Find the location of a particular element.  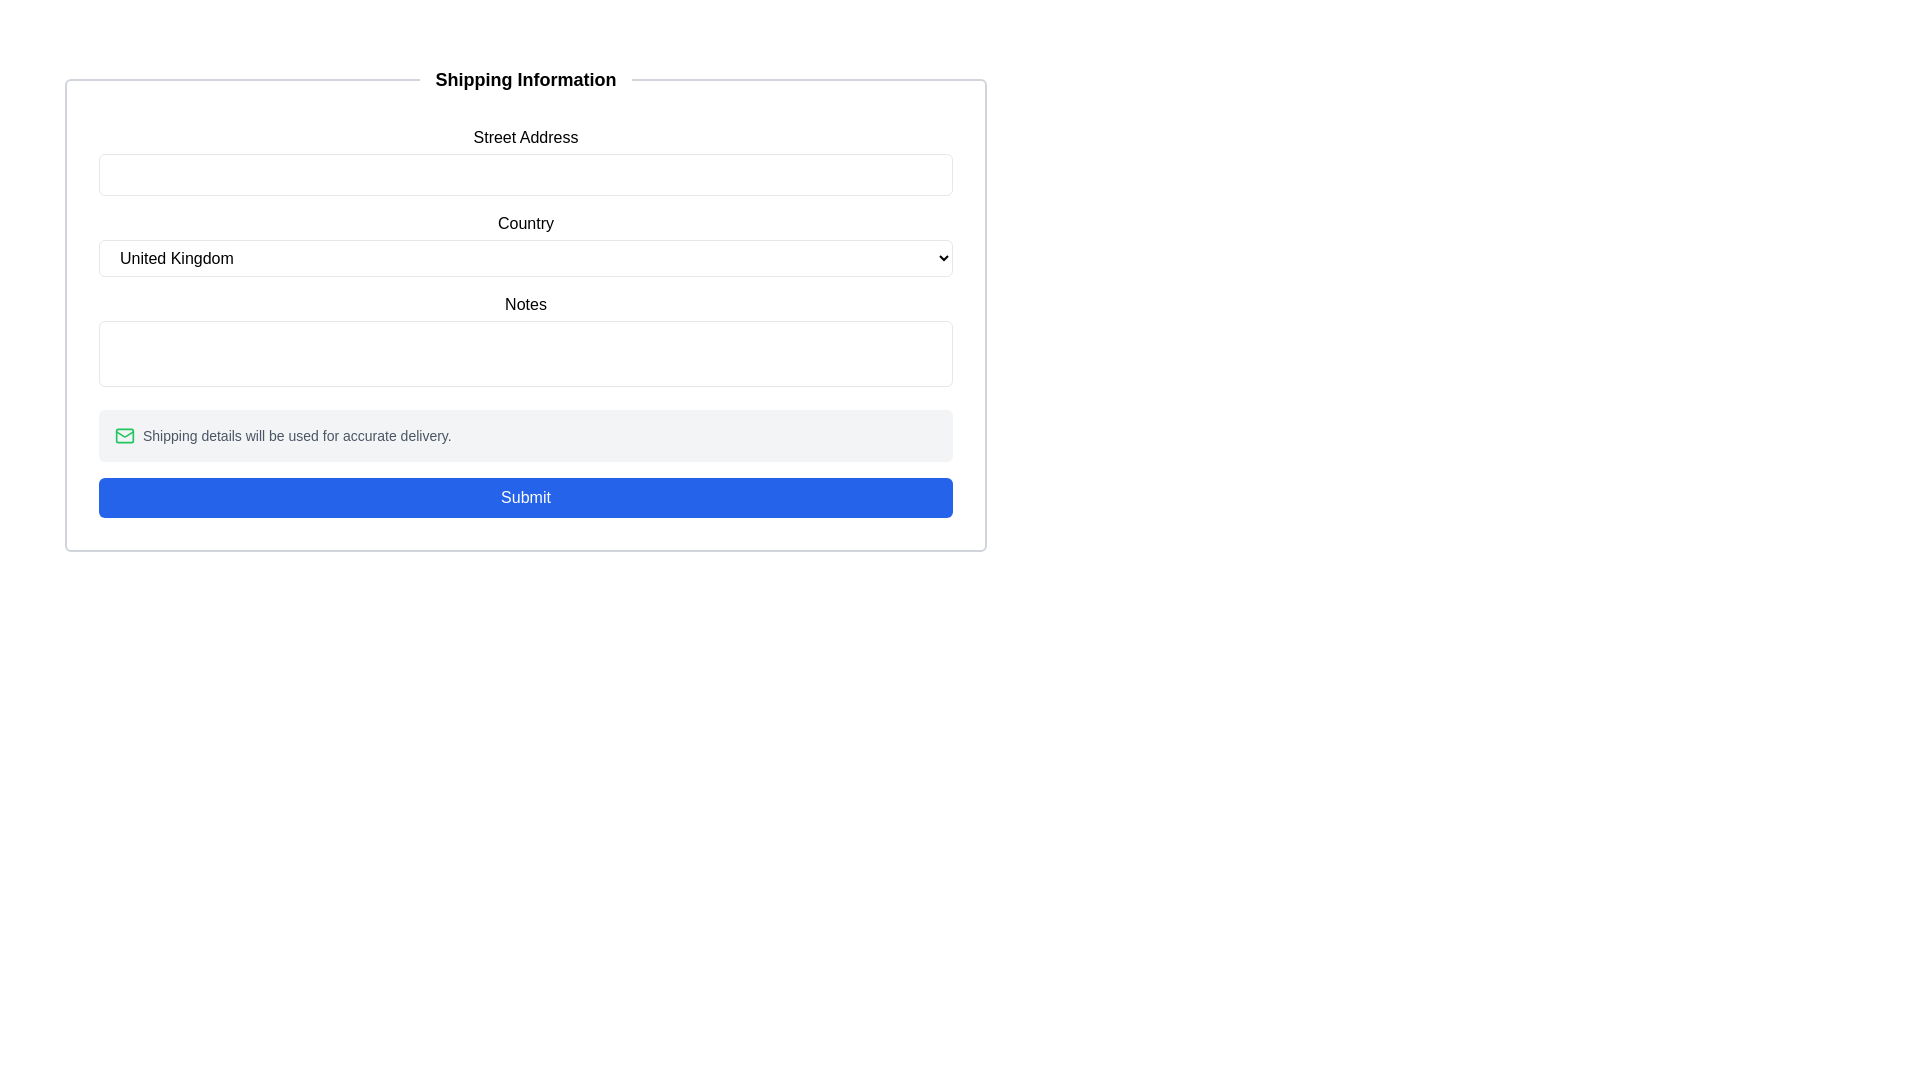

the text label reading 'Street Address' which is styled in black font and located above the corresponding text input field in the Shipping Information section is located at coordinates (526, 137).